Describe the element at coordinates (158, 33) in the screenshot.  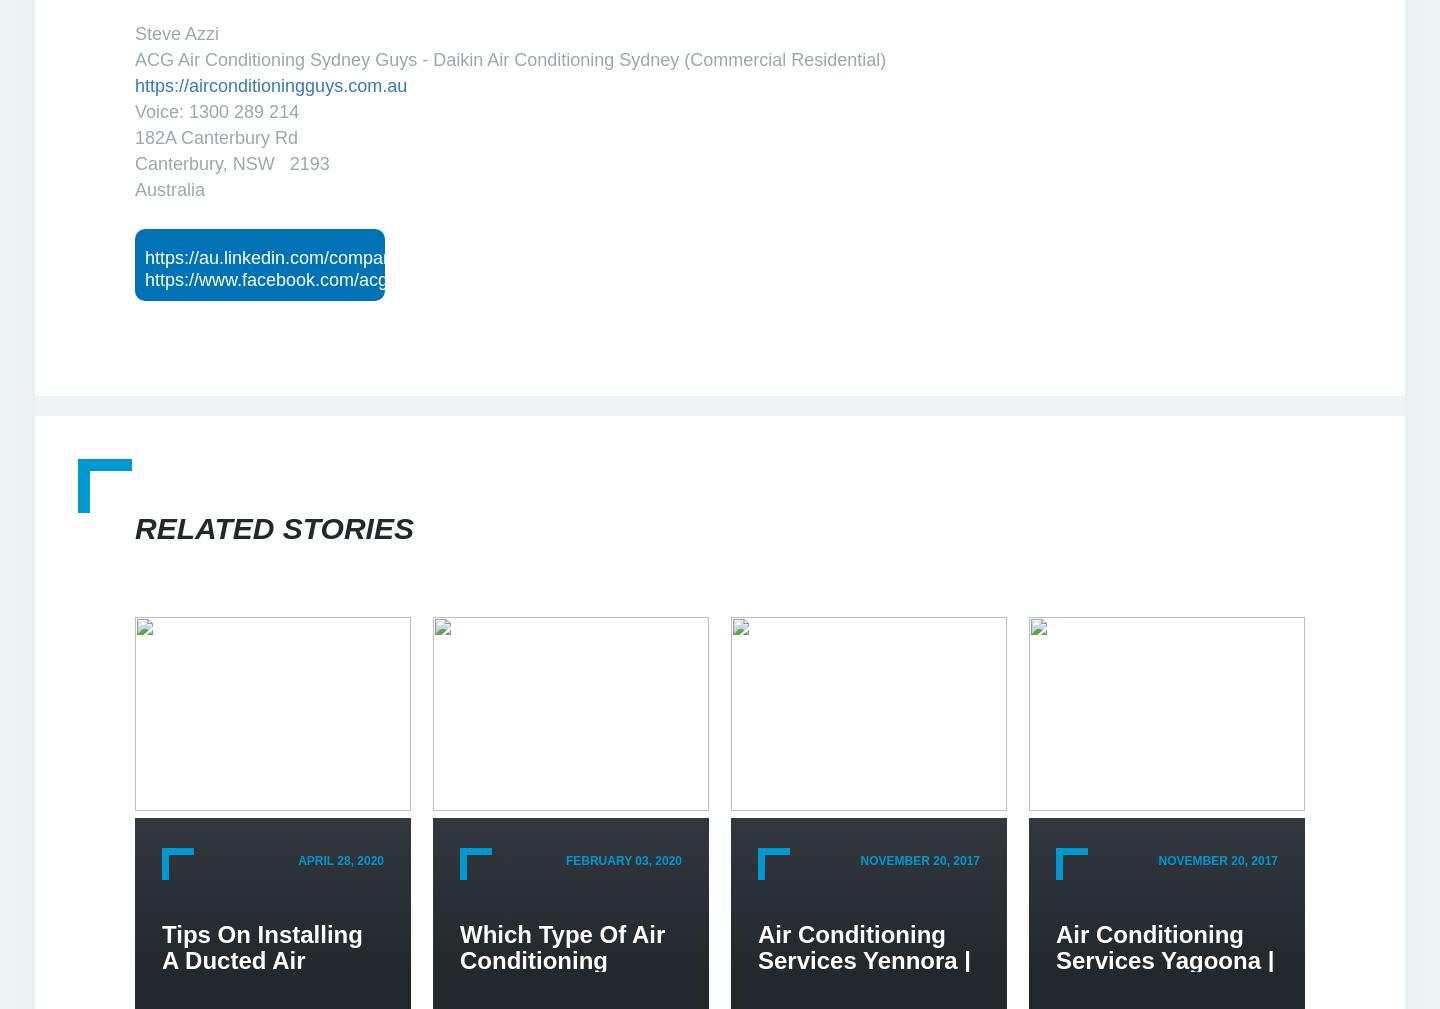
I see `'Steve'` at that location.